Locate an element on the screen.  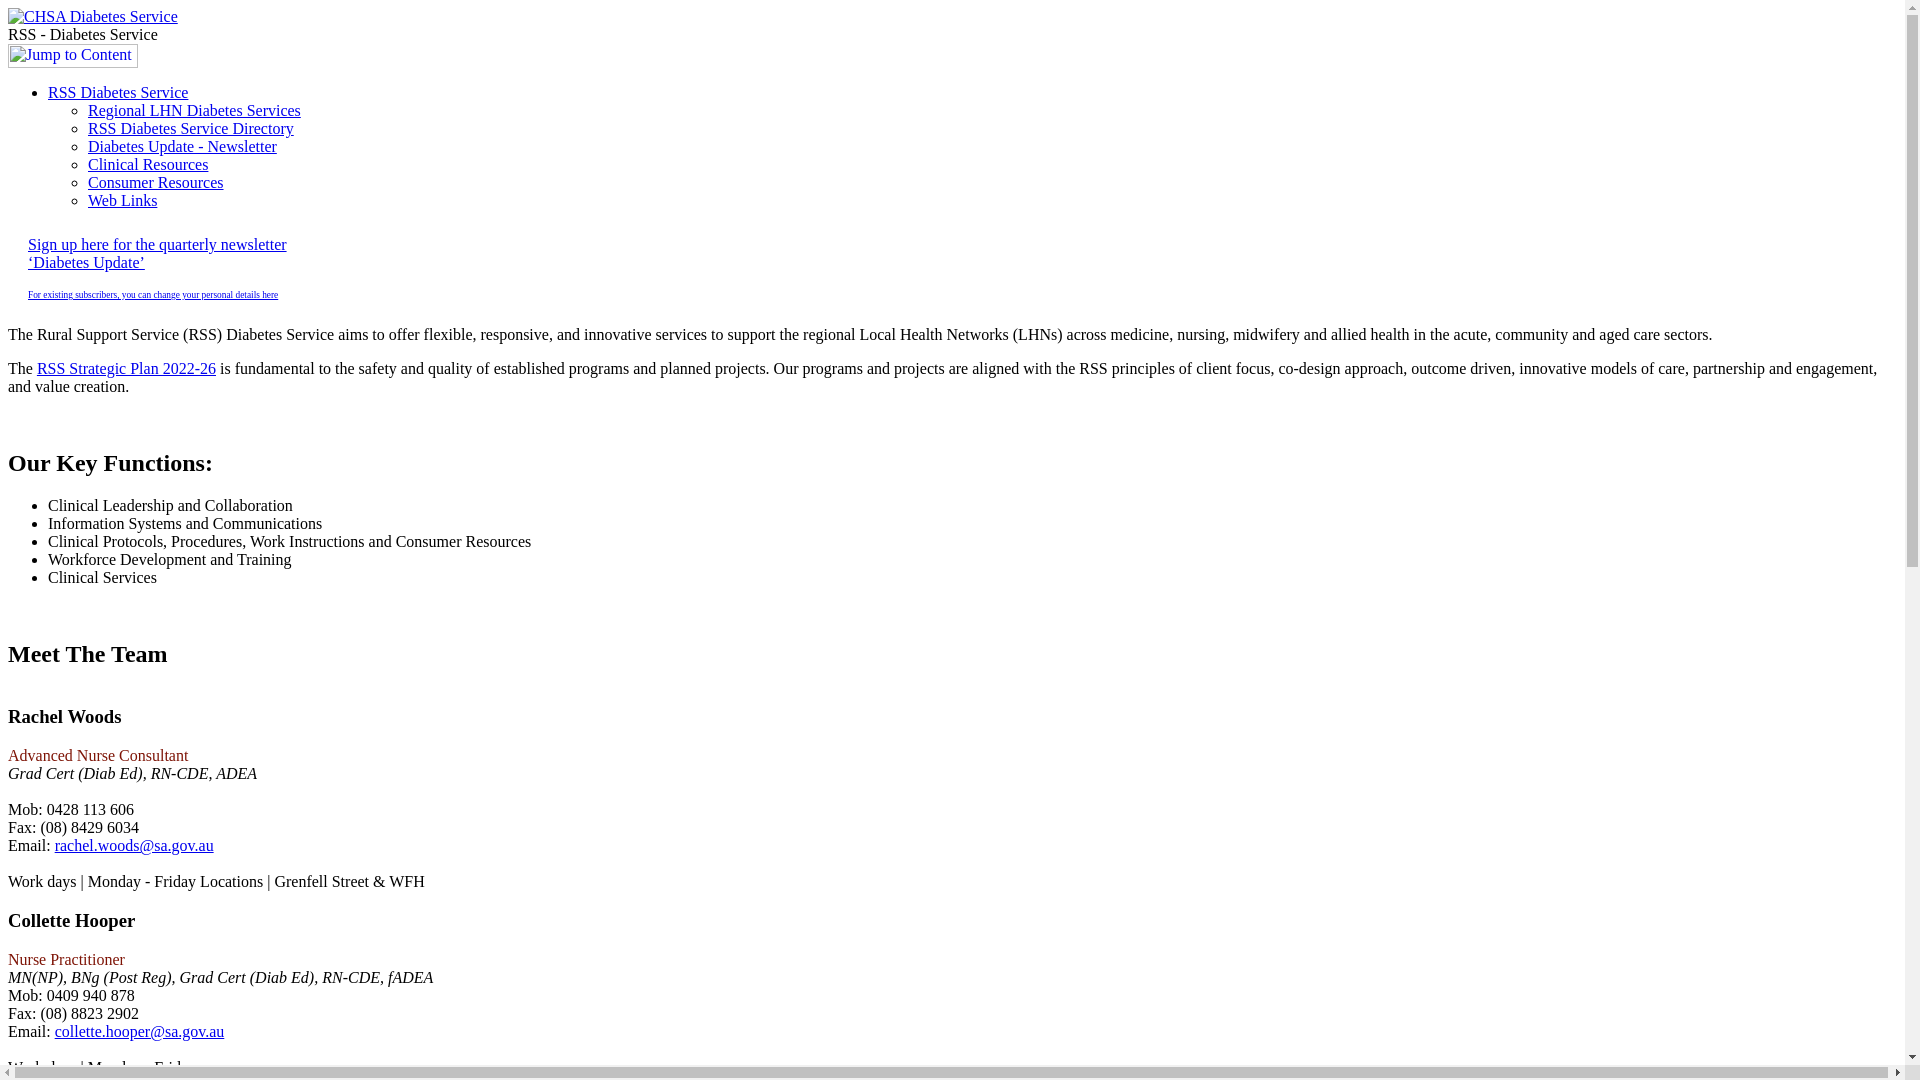
'Consumer Resources' is located at coordinates (155, 182).